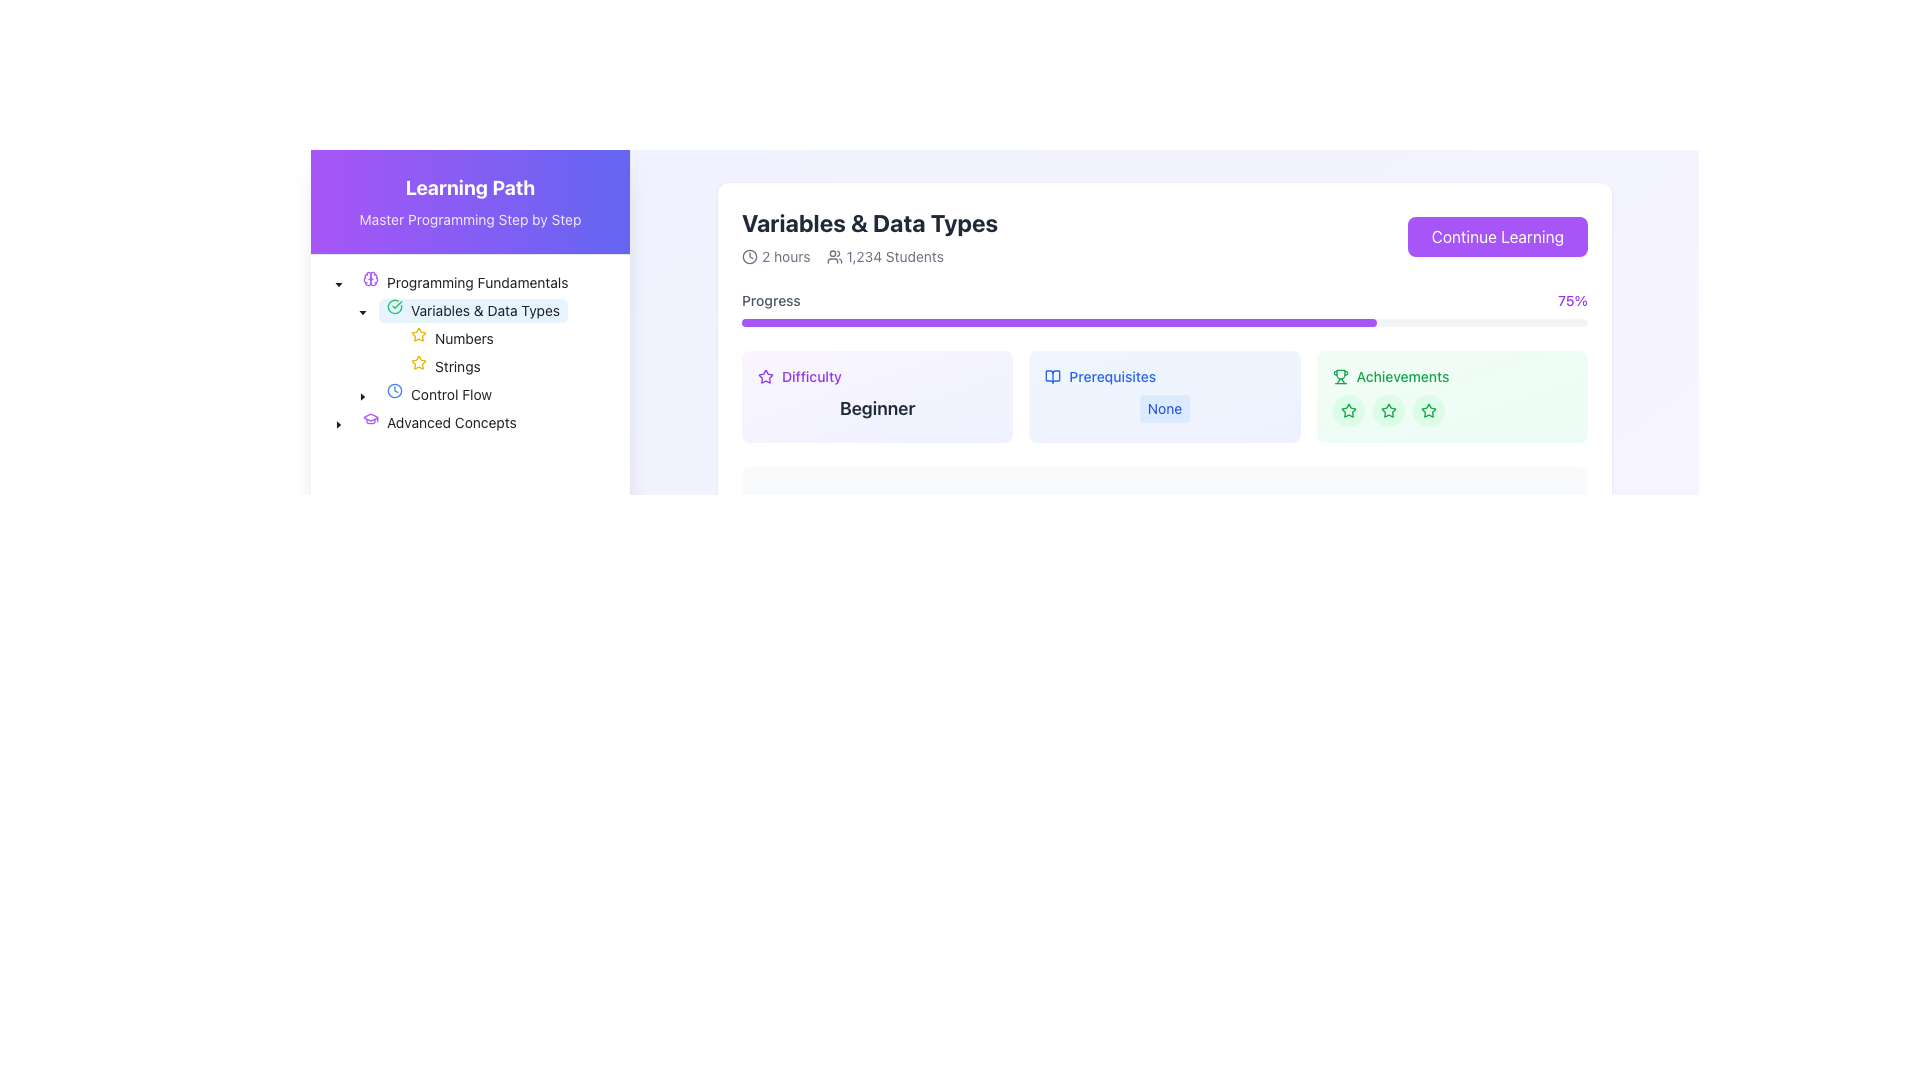 Image resolution: width=1920 pixels, height=1080 pixels. What do you see at coordinates (444, 366) in the screenshot?
I see `the navigational link labeled 'Strings', which is located to the right of a star icon with a yellow border` at bounding box center [444, 366].